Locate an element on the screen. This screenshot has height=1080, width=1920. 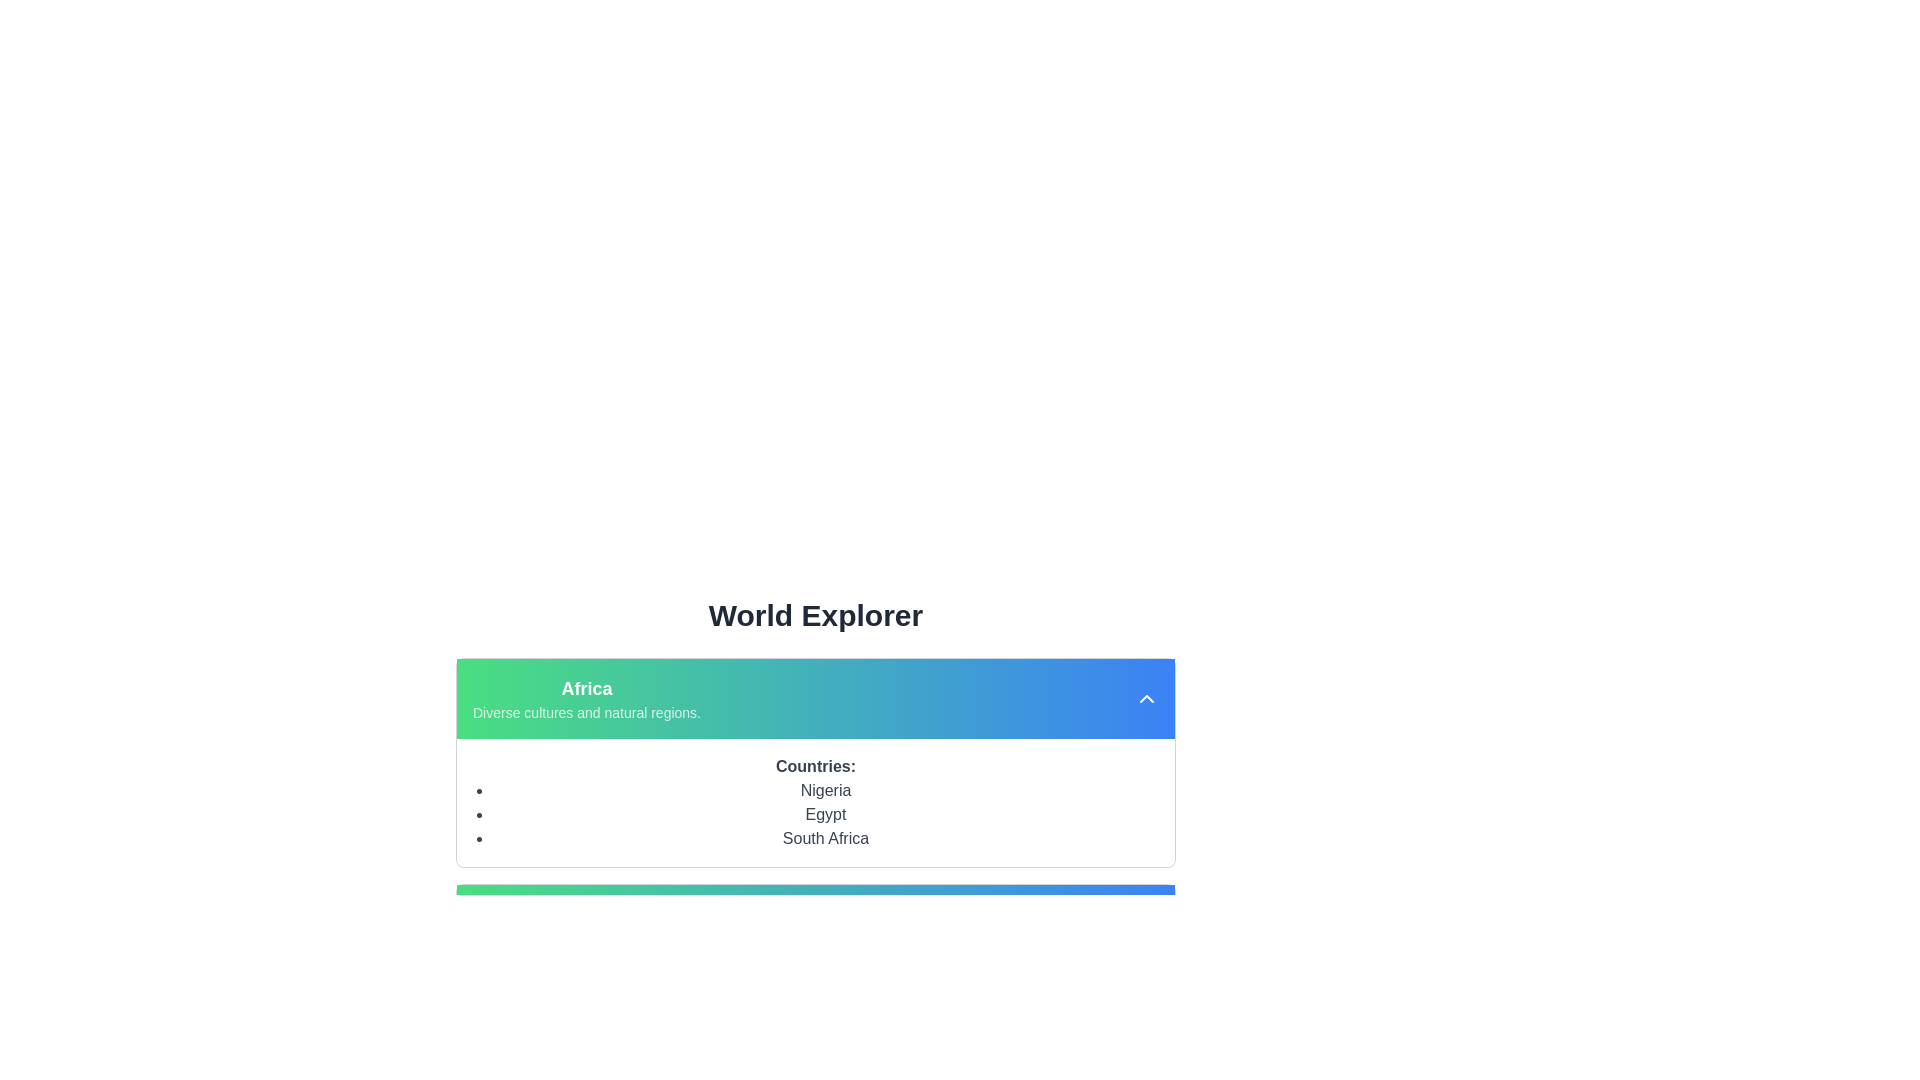
the Chevron-Up icon button is located at coordinates (1147, 697).